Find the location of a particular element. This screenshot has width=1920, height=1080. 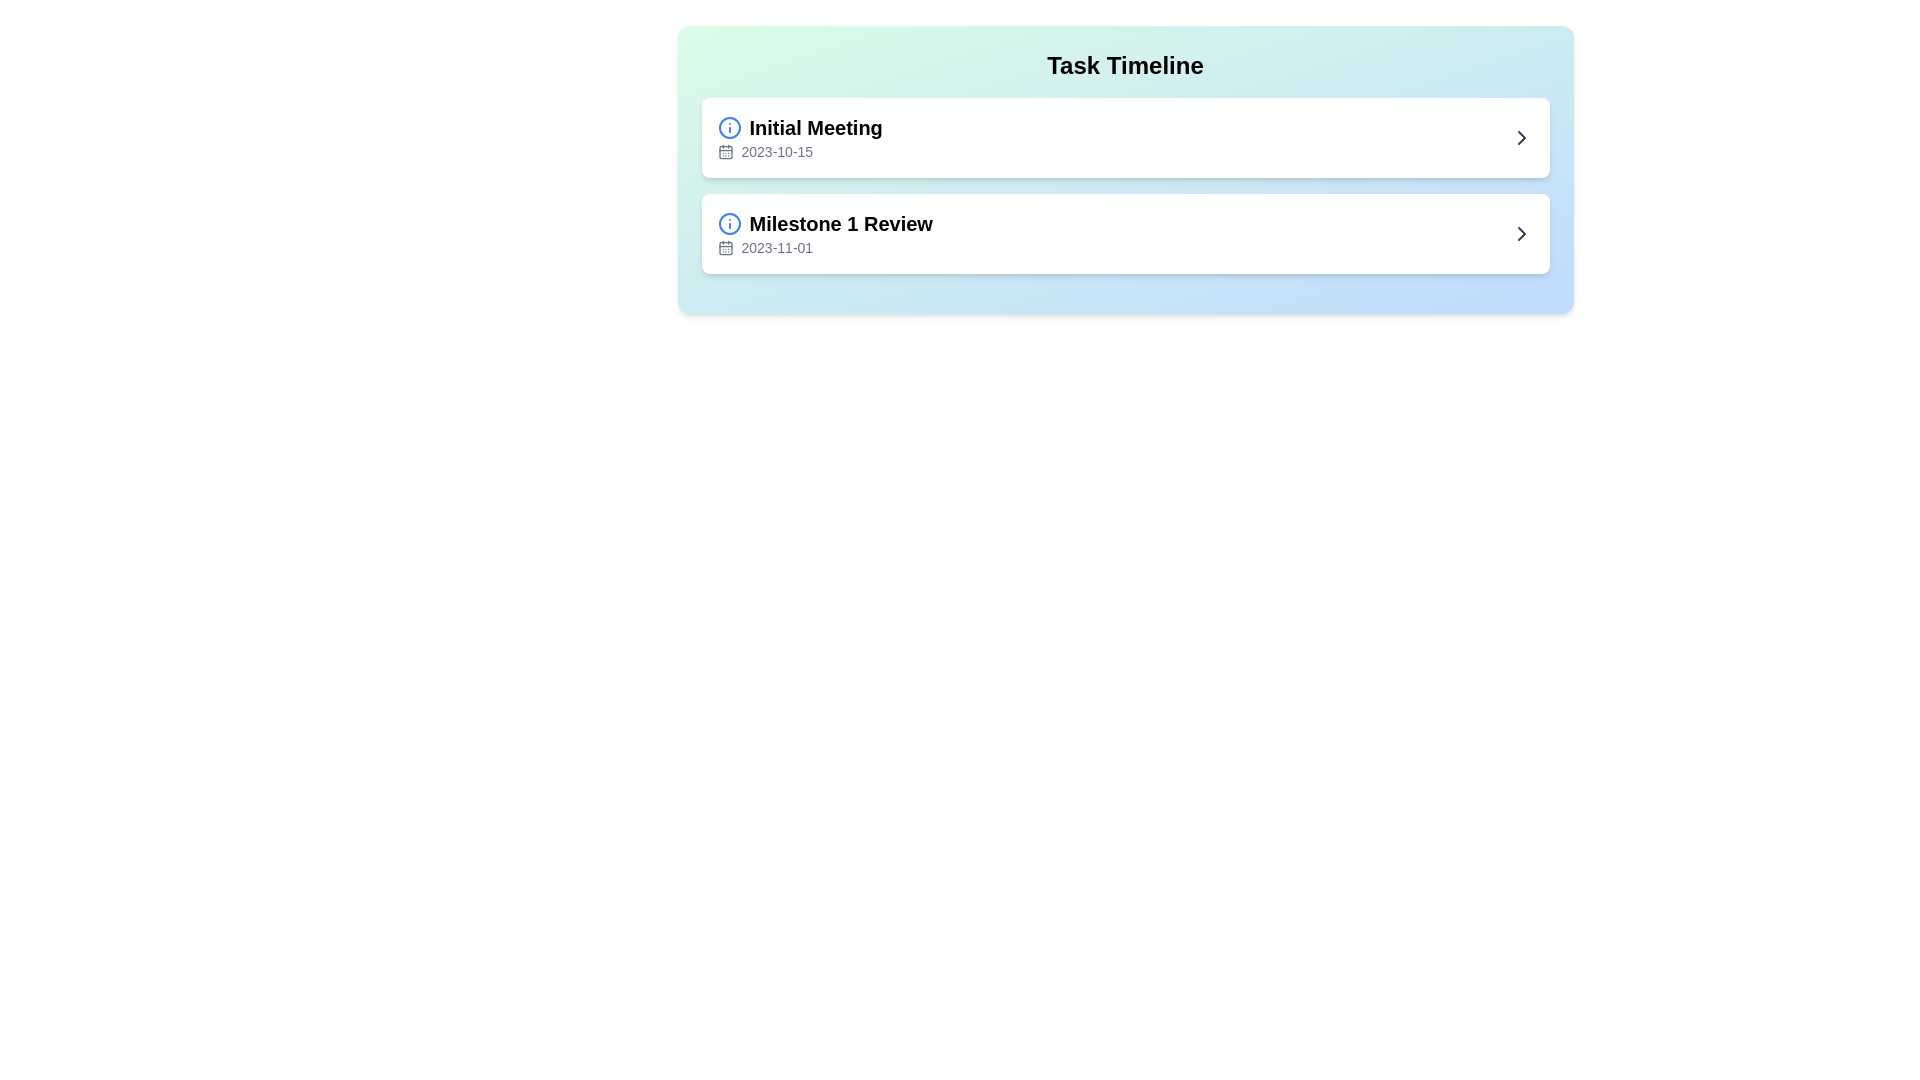

the content of the text label displaying the title of the second task or milestone in the 'Task Timeline' section, located directly beneath the 'Initial Meeting' item is located at coordinates (825, 223).